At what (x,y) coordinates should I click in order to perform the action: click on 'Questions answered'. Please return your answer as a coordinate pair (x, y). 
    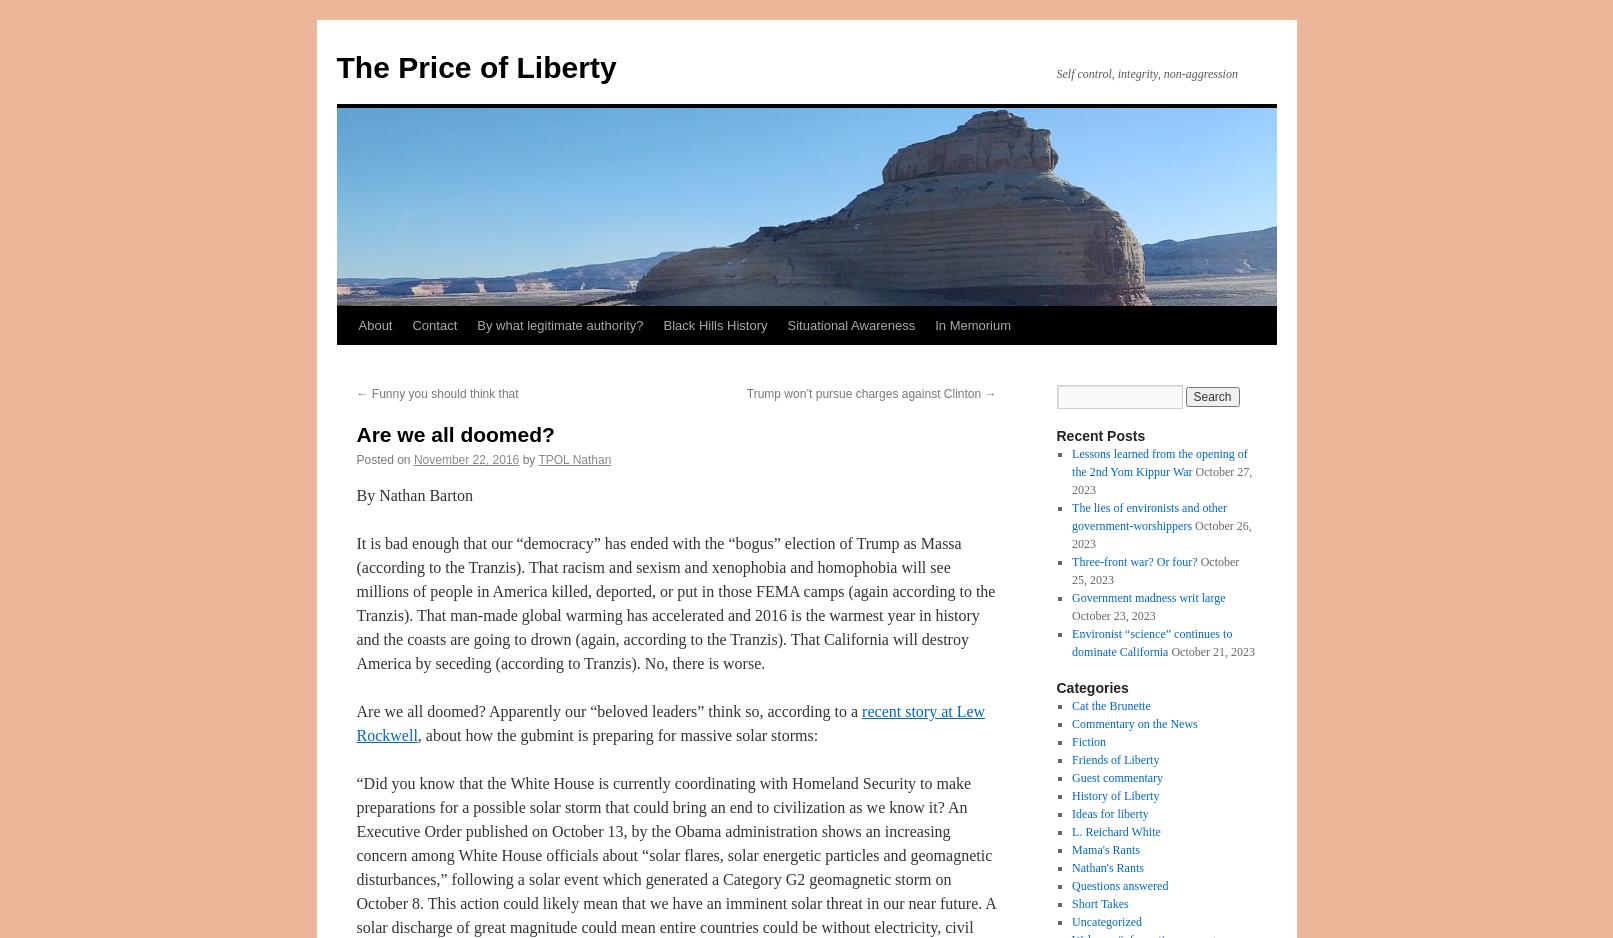
    Looking at the image, I should click on (1119, 886).